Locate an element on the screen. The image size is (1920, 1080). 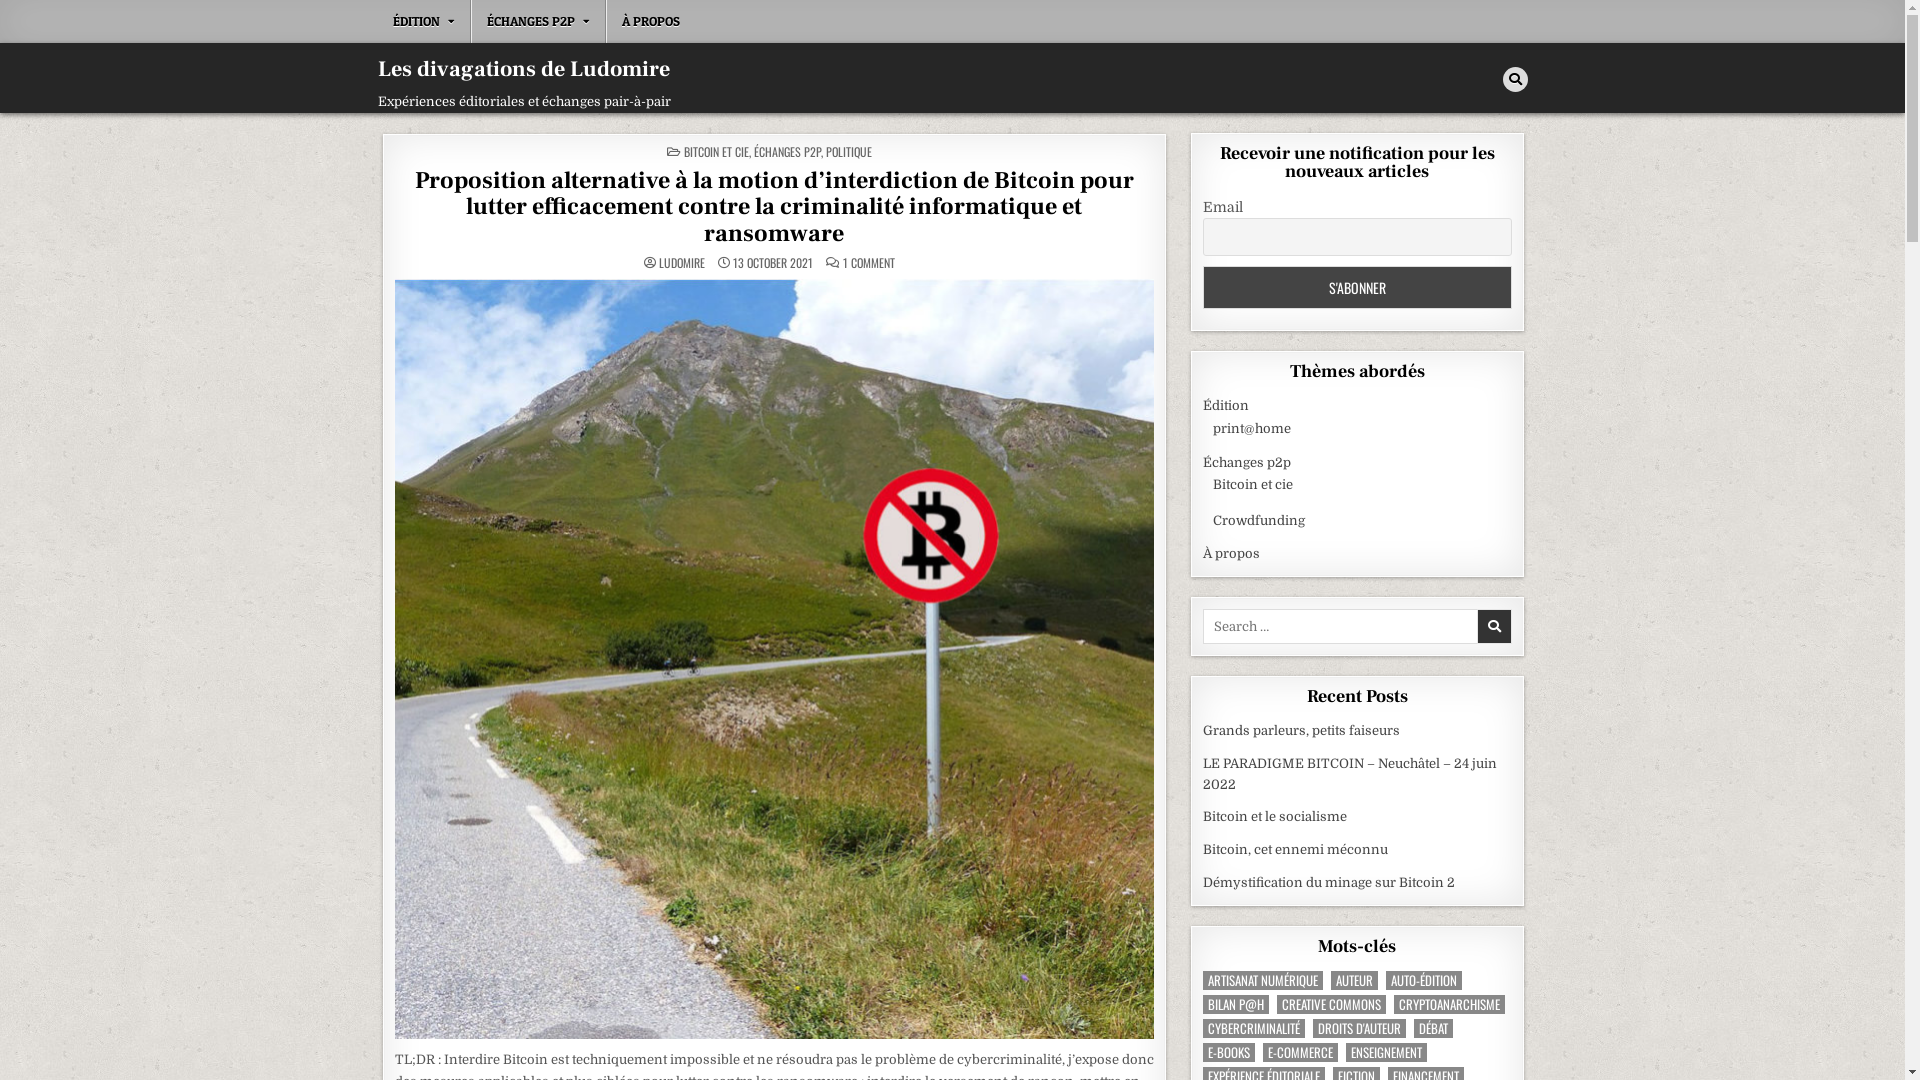
'POLITIQUE' is located at coordinates (849, 150).